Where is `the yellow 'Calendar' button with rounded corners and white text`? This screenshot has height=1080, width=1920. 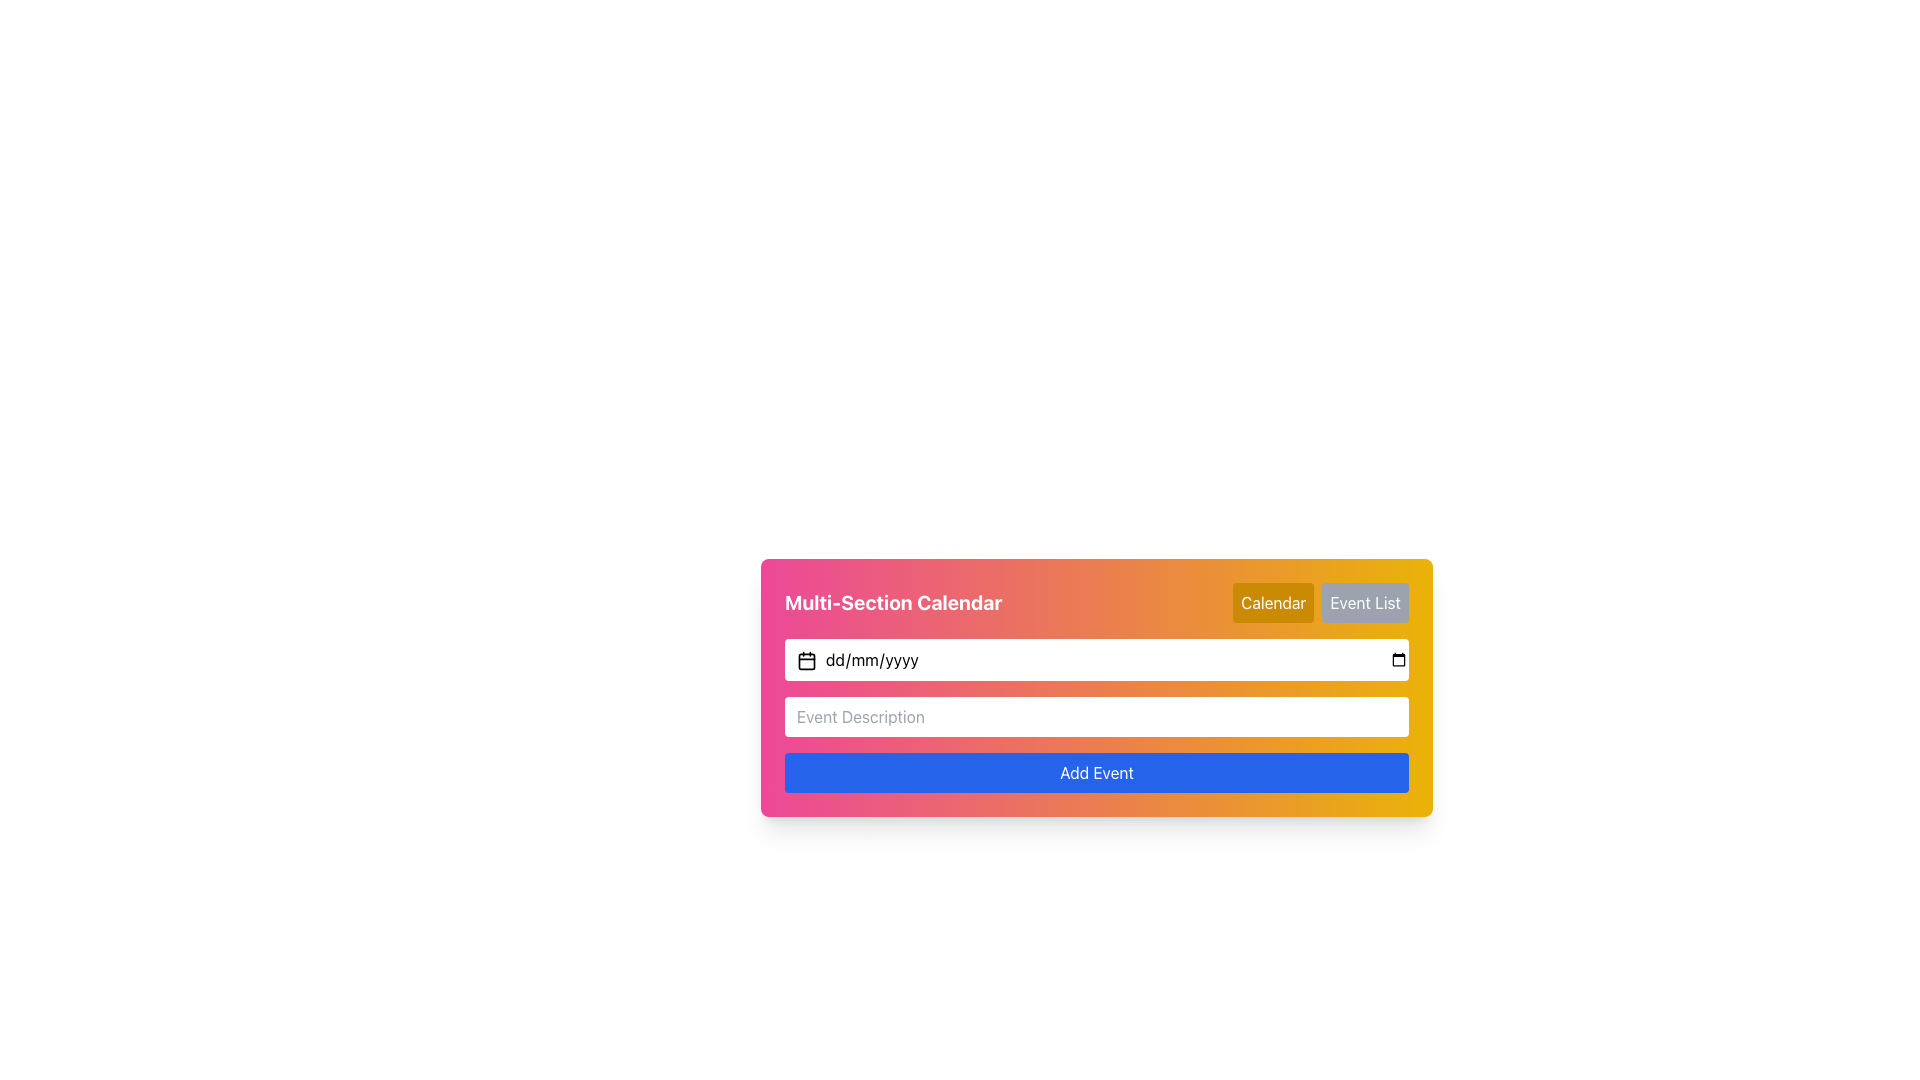 the yellow 'Calendar' button with rounded corners and white text is located at coordinates (1272, 601).